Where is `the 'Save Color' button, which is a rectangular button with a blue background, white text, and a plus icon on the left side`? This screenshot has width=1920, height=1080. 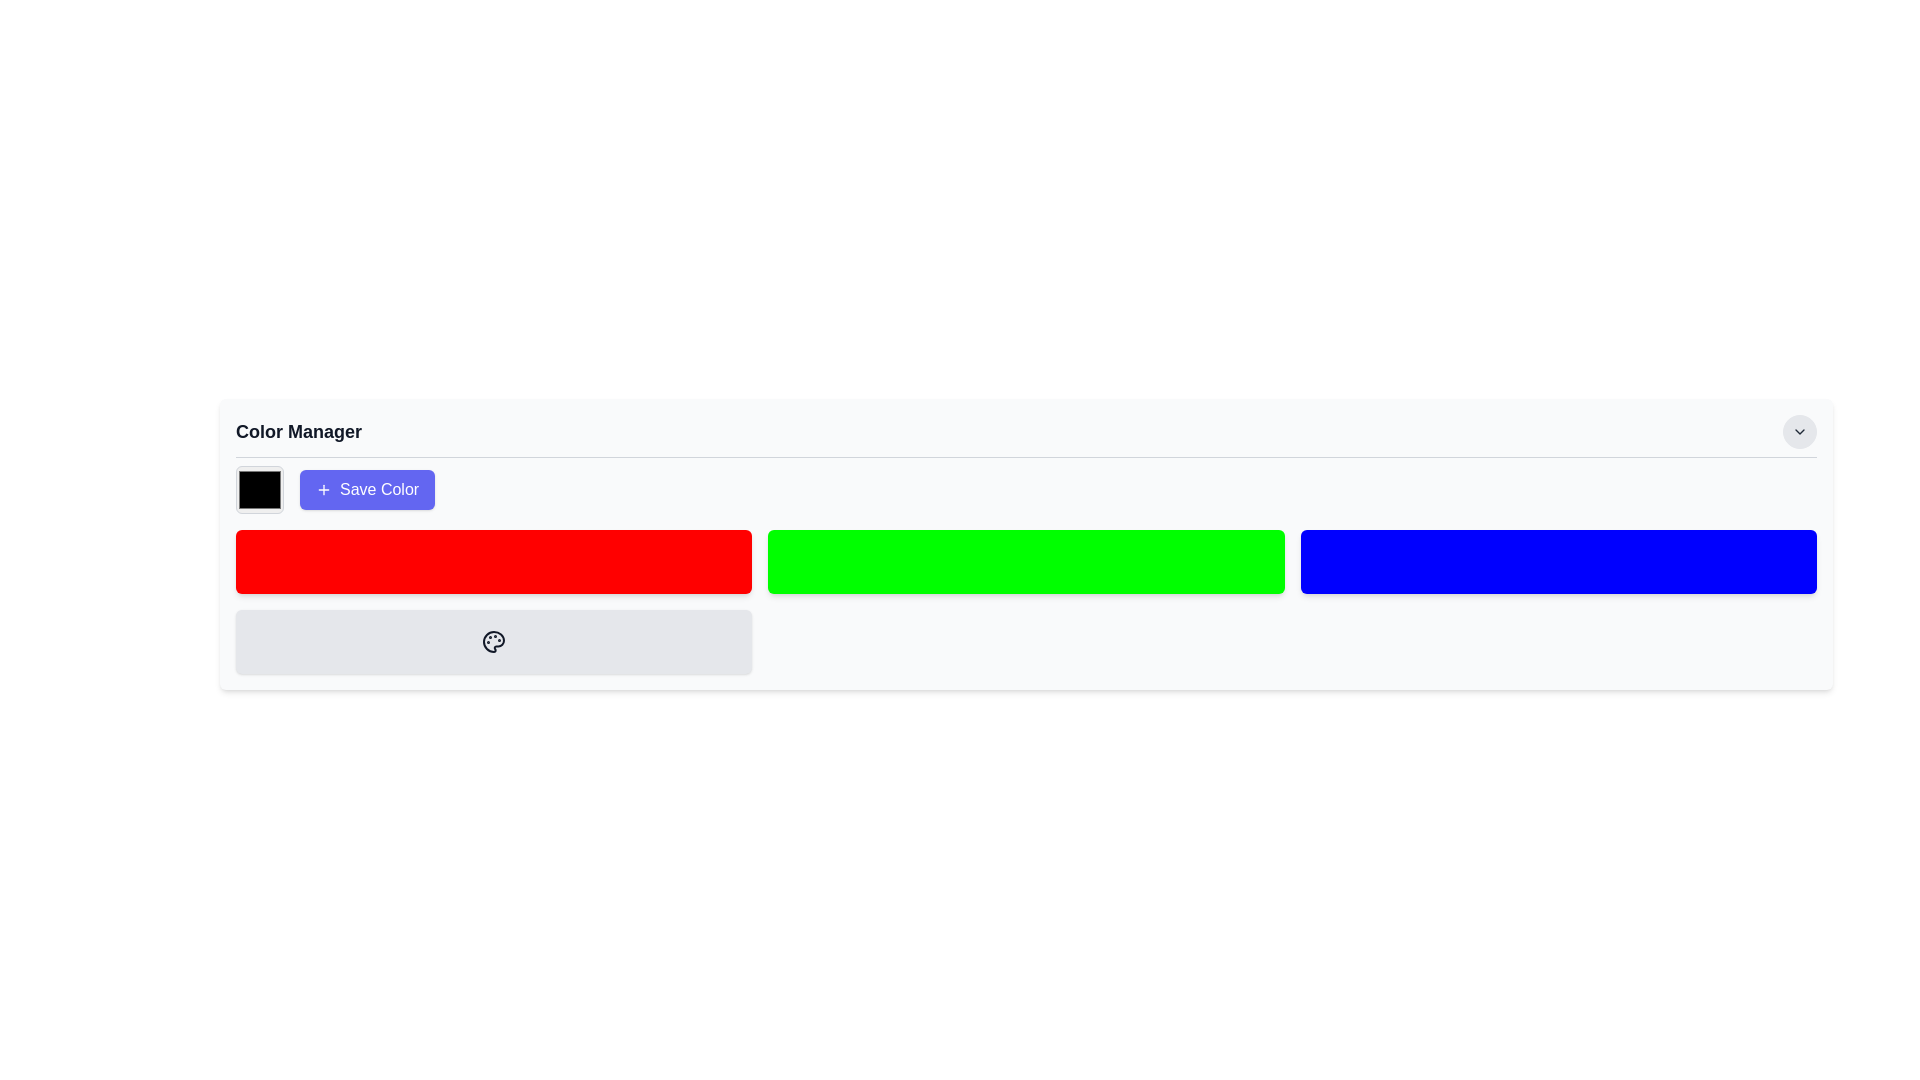 the 'Save Color' button, which is a rectangular button with a blue background, white text, and a plus icon on the left side is located at coordinates (367, 489).